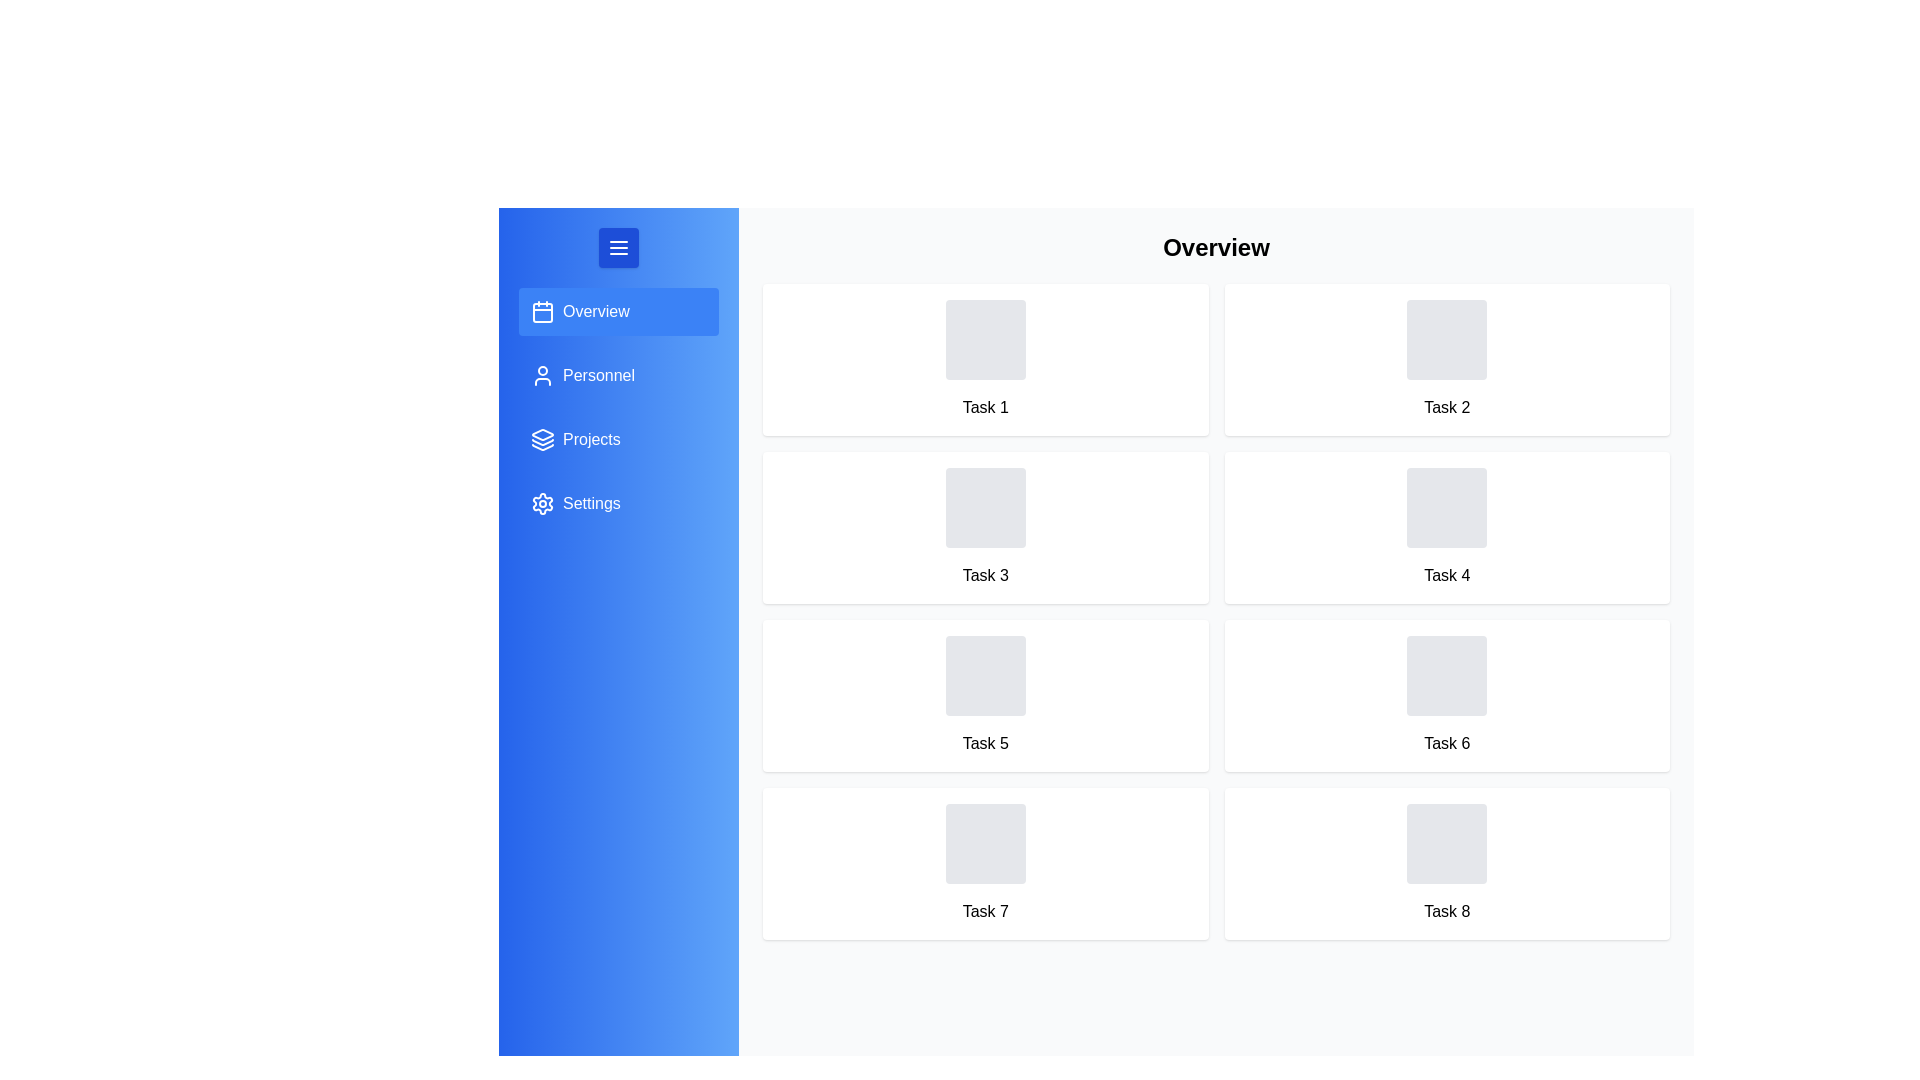 Image resolution: width=1920 pixels, height=1080 pixels. What do you see at coordinates (618, 438) in the screenshot?
I see `the menu item for Projects to switch to that section` at bounding box center [618, 438].